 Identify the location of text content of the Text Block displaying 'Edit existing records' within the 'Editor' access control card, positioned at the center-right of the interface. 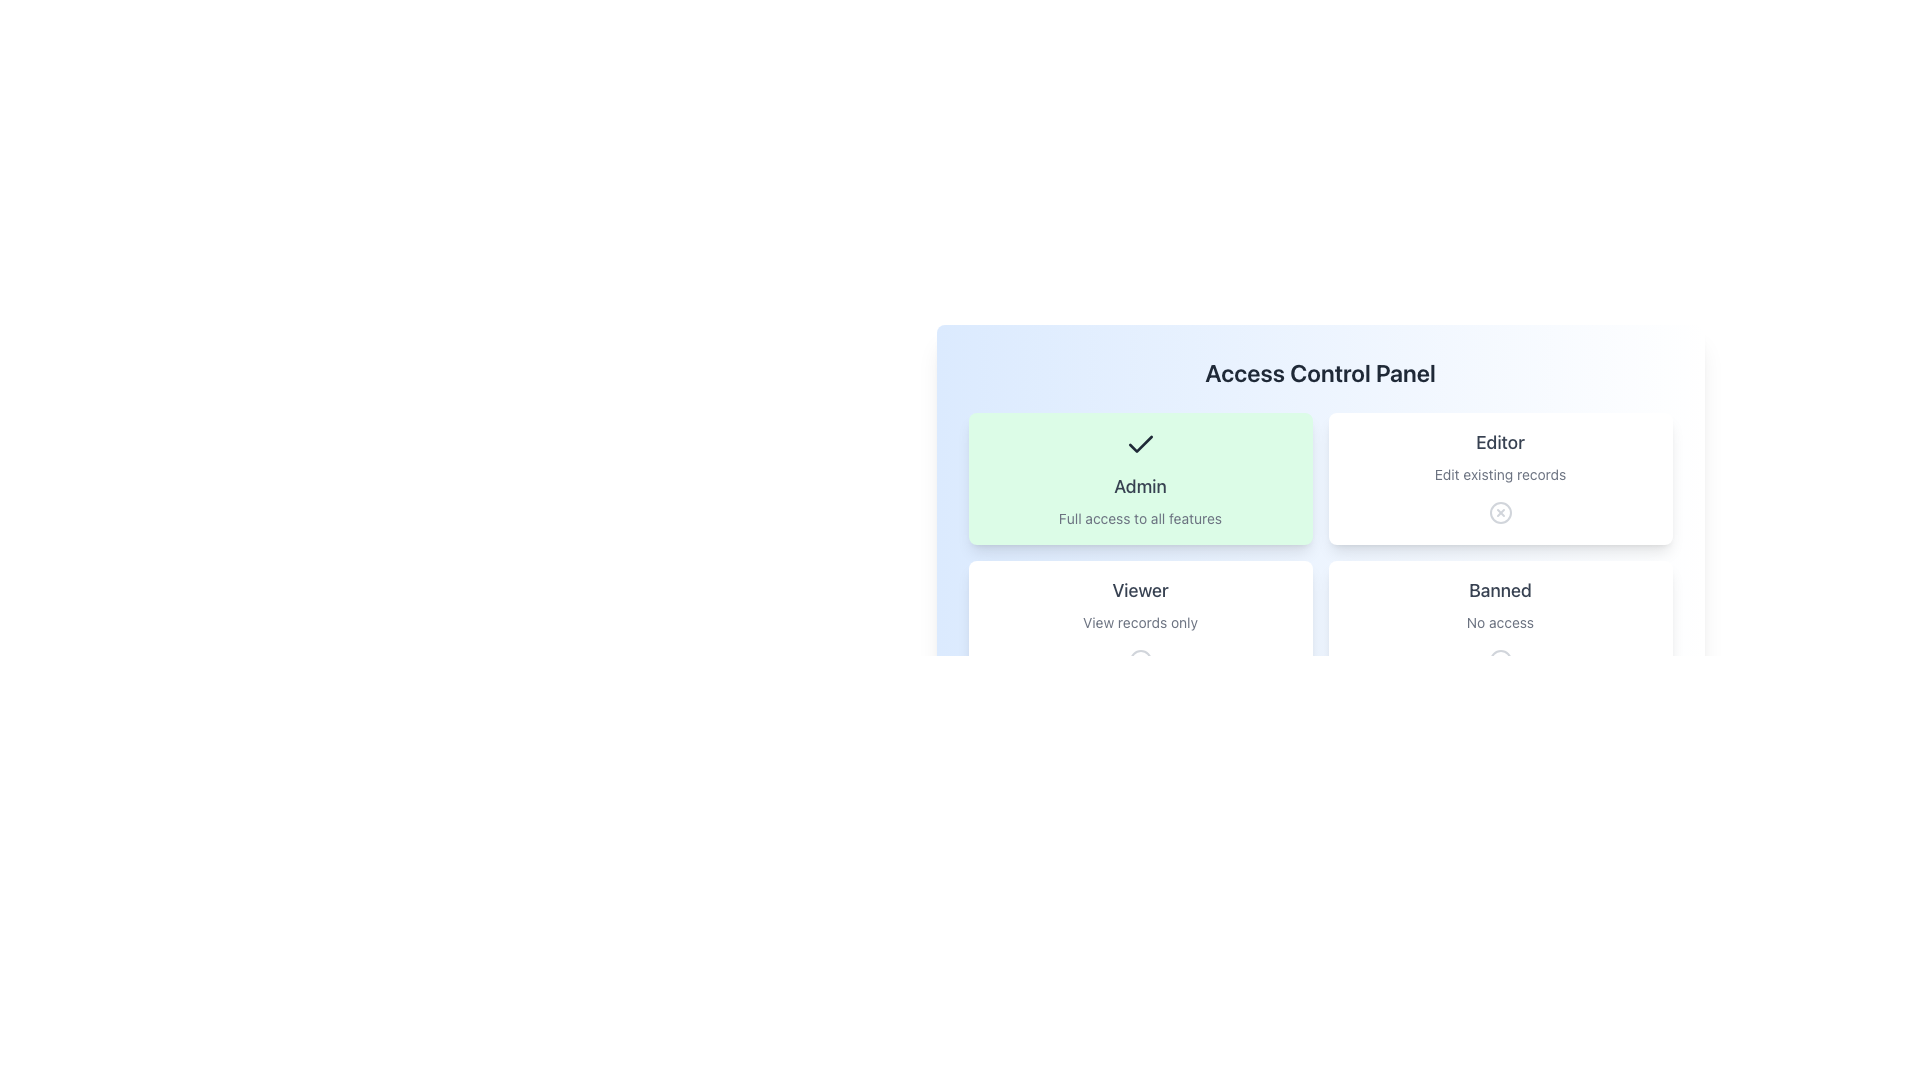
(1500, 474).